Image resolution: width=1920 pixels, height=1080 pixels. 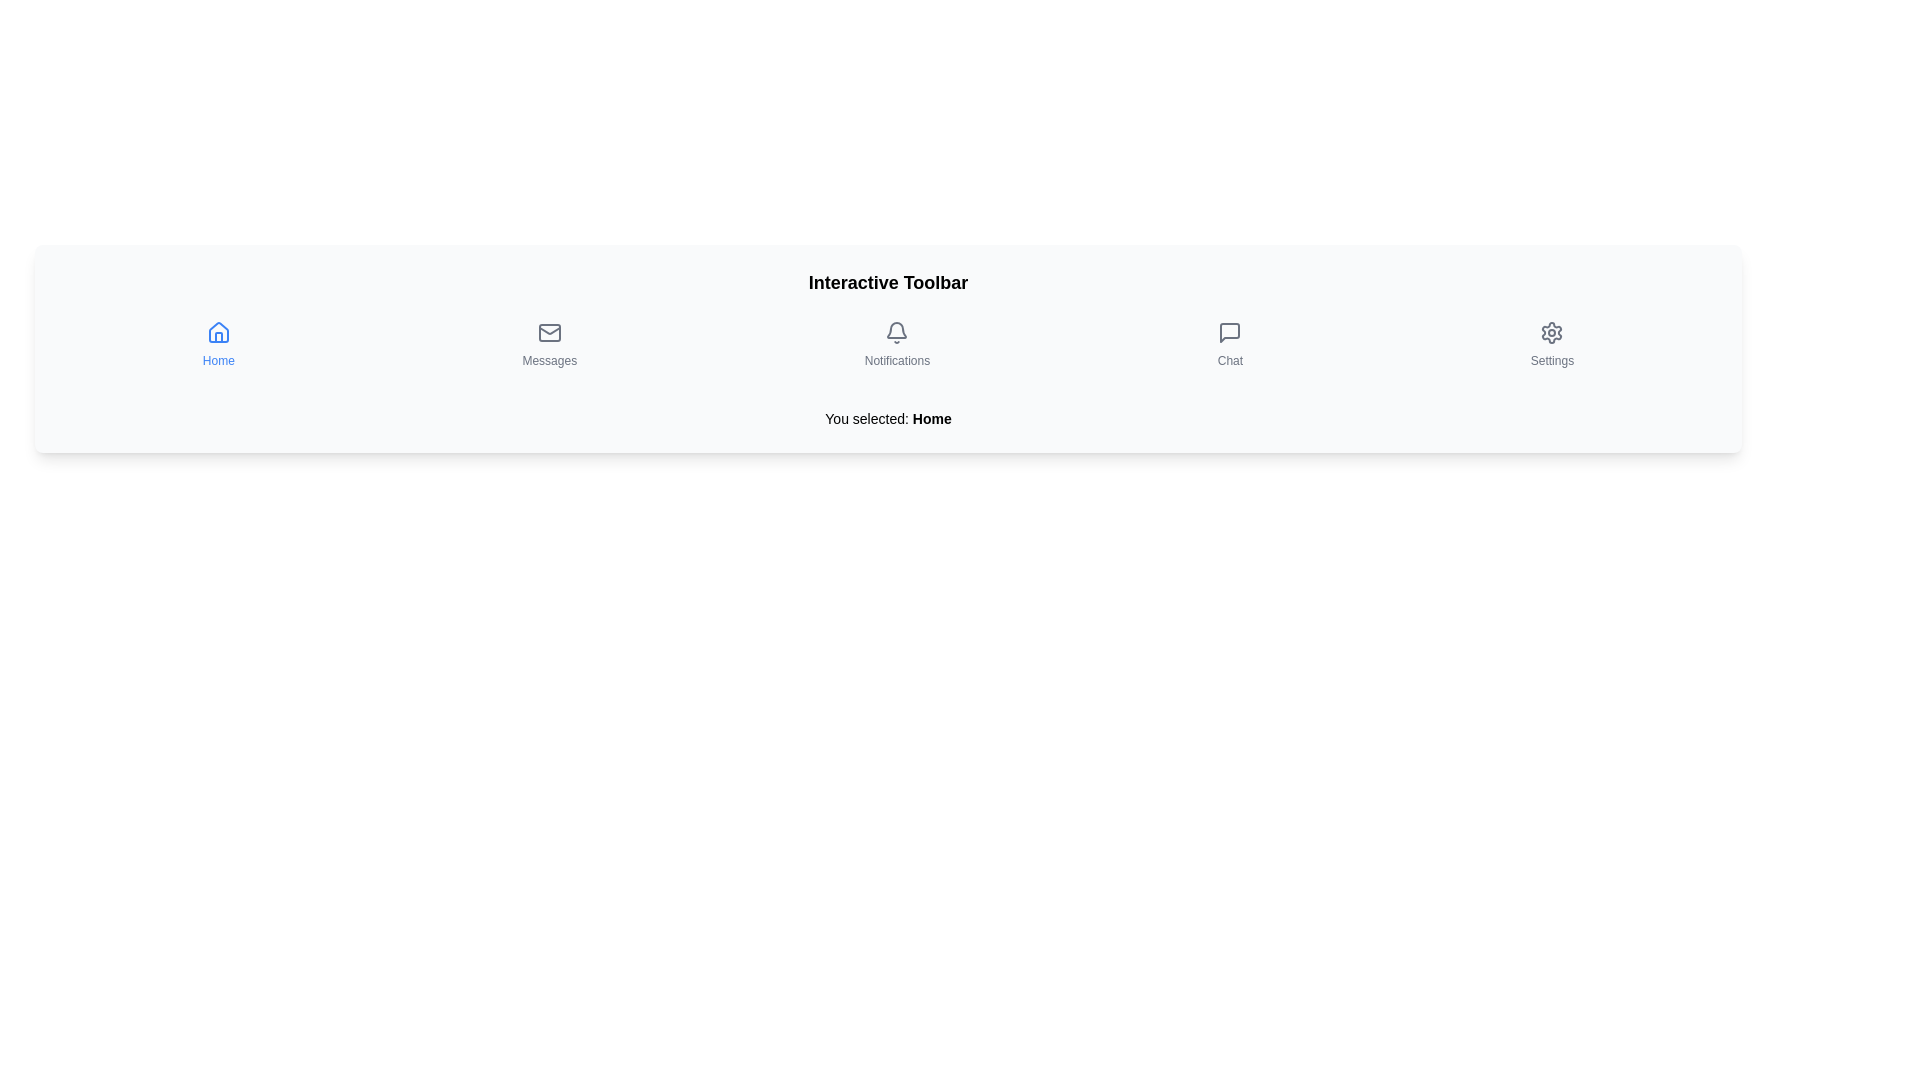 I want to click on the 'Messages' text label located centrally below the envelope icon in the interactive toolbar, which provides context for the associated button, so click(x=549, y=361).